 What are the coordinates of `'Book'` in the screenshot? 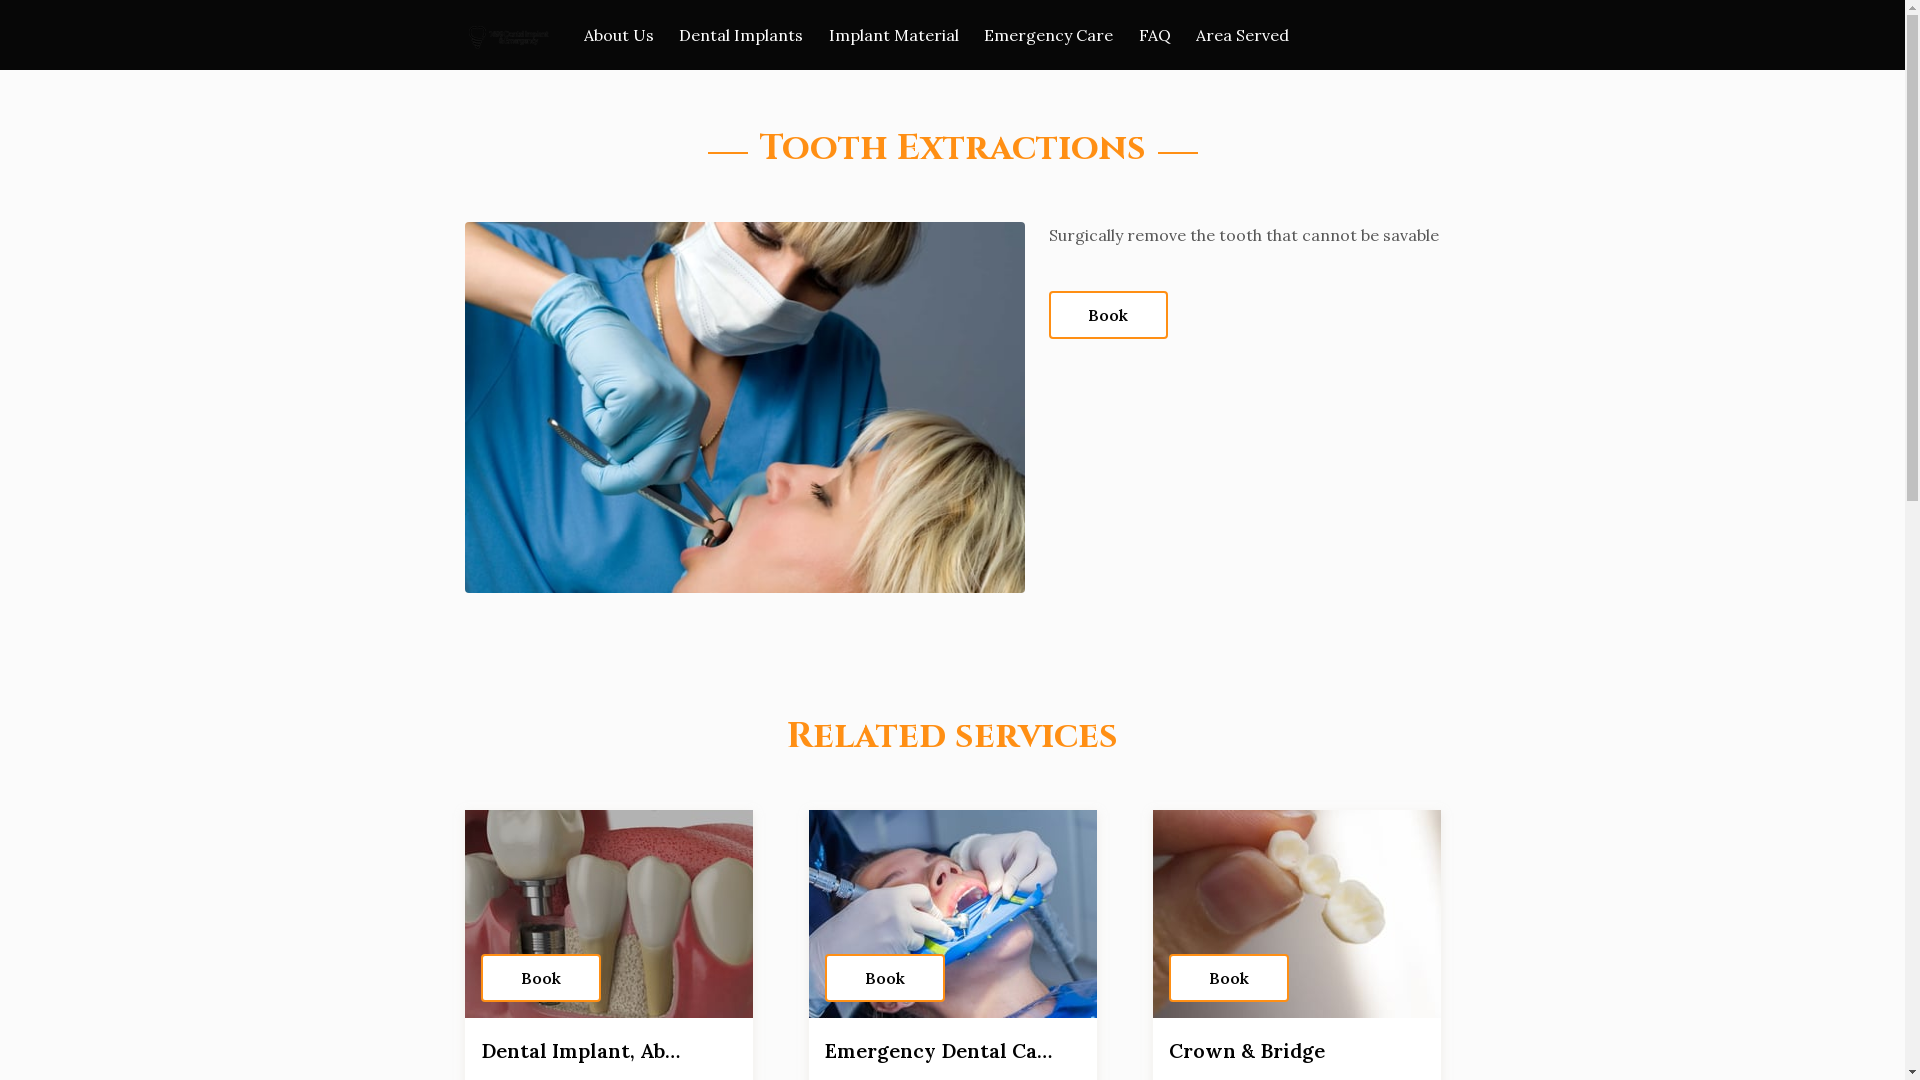 It's located at (539, 977).